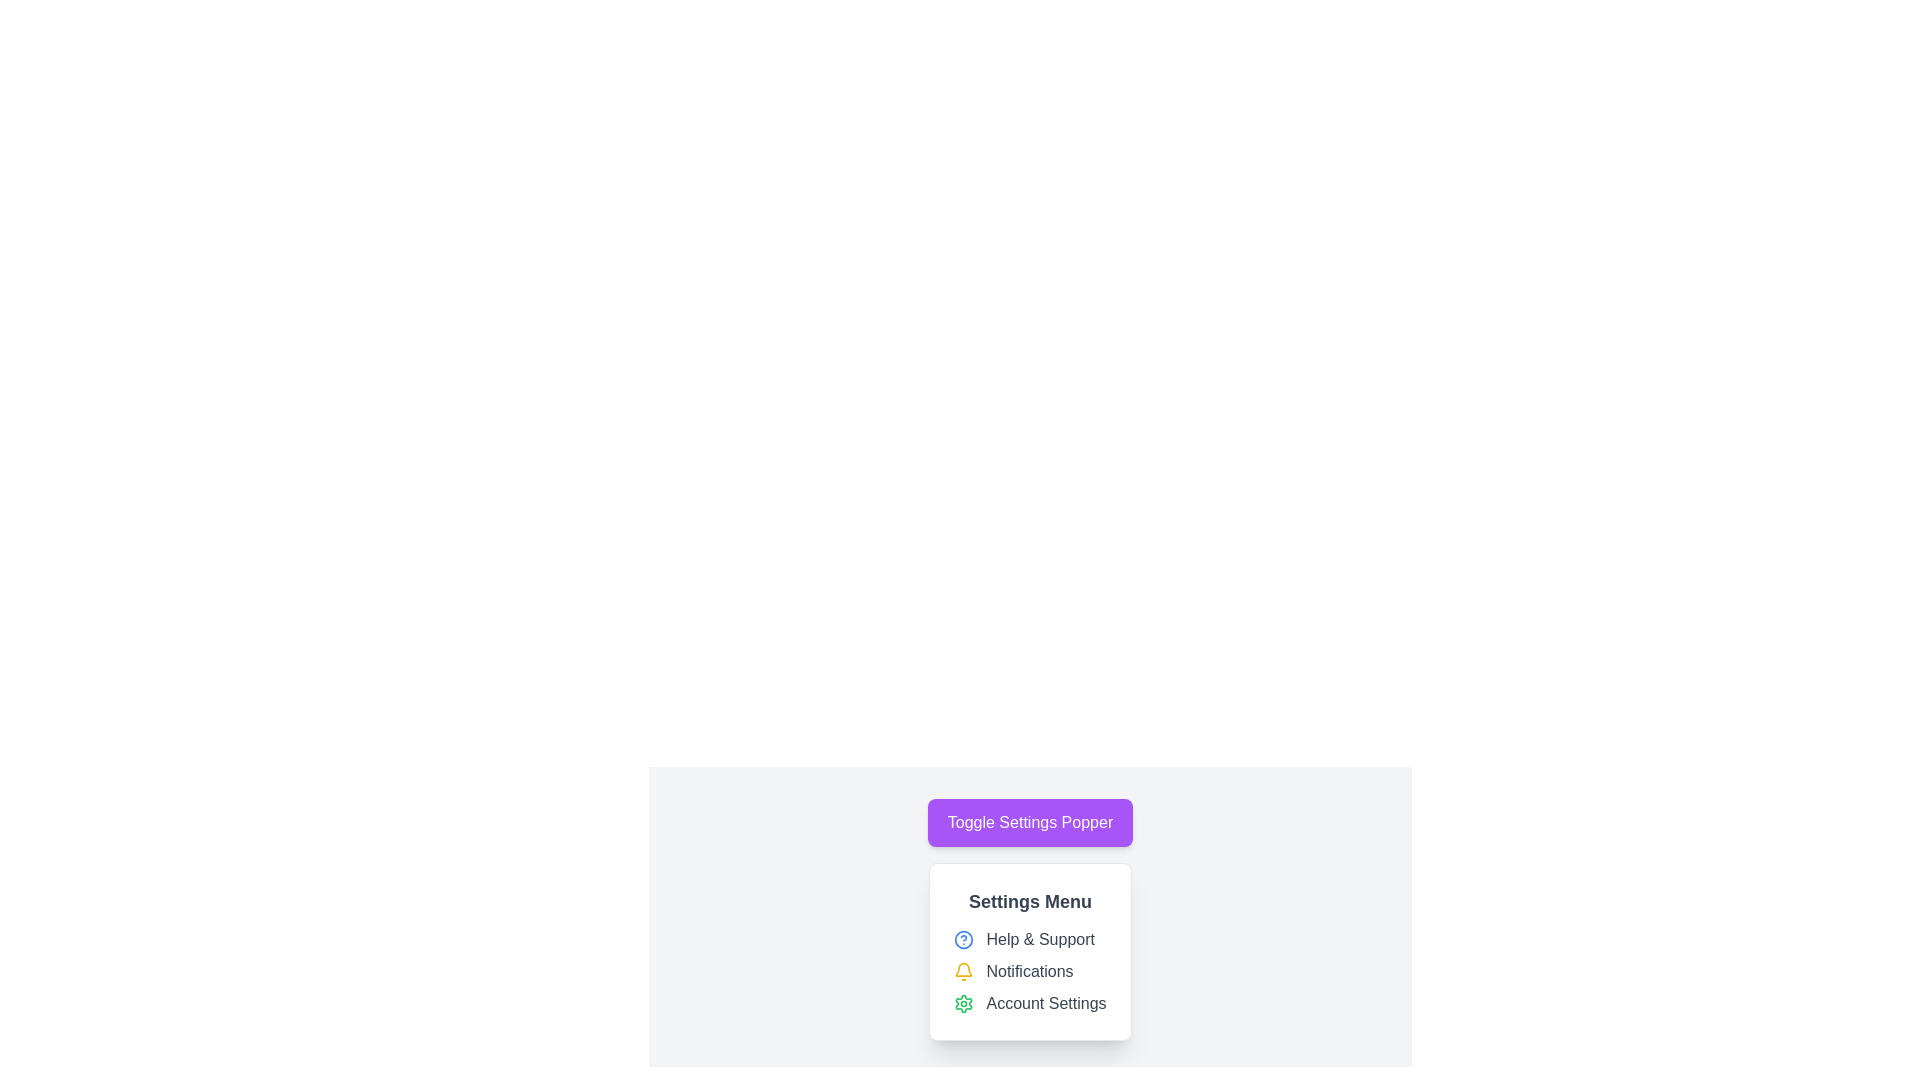 This screenshot has height=1080, width=1920. Describe the element at coordinates (1030, 902) in the screenshot. I see `title text of the settings menu header located at the top of the white rectangular box, positioned directly beneath the purple button labeled 'Toggle Settings Popper'` at that location.